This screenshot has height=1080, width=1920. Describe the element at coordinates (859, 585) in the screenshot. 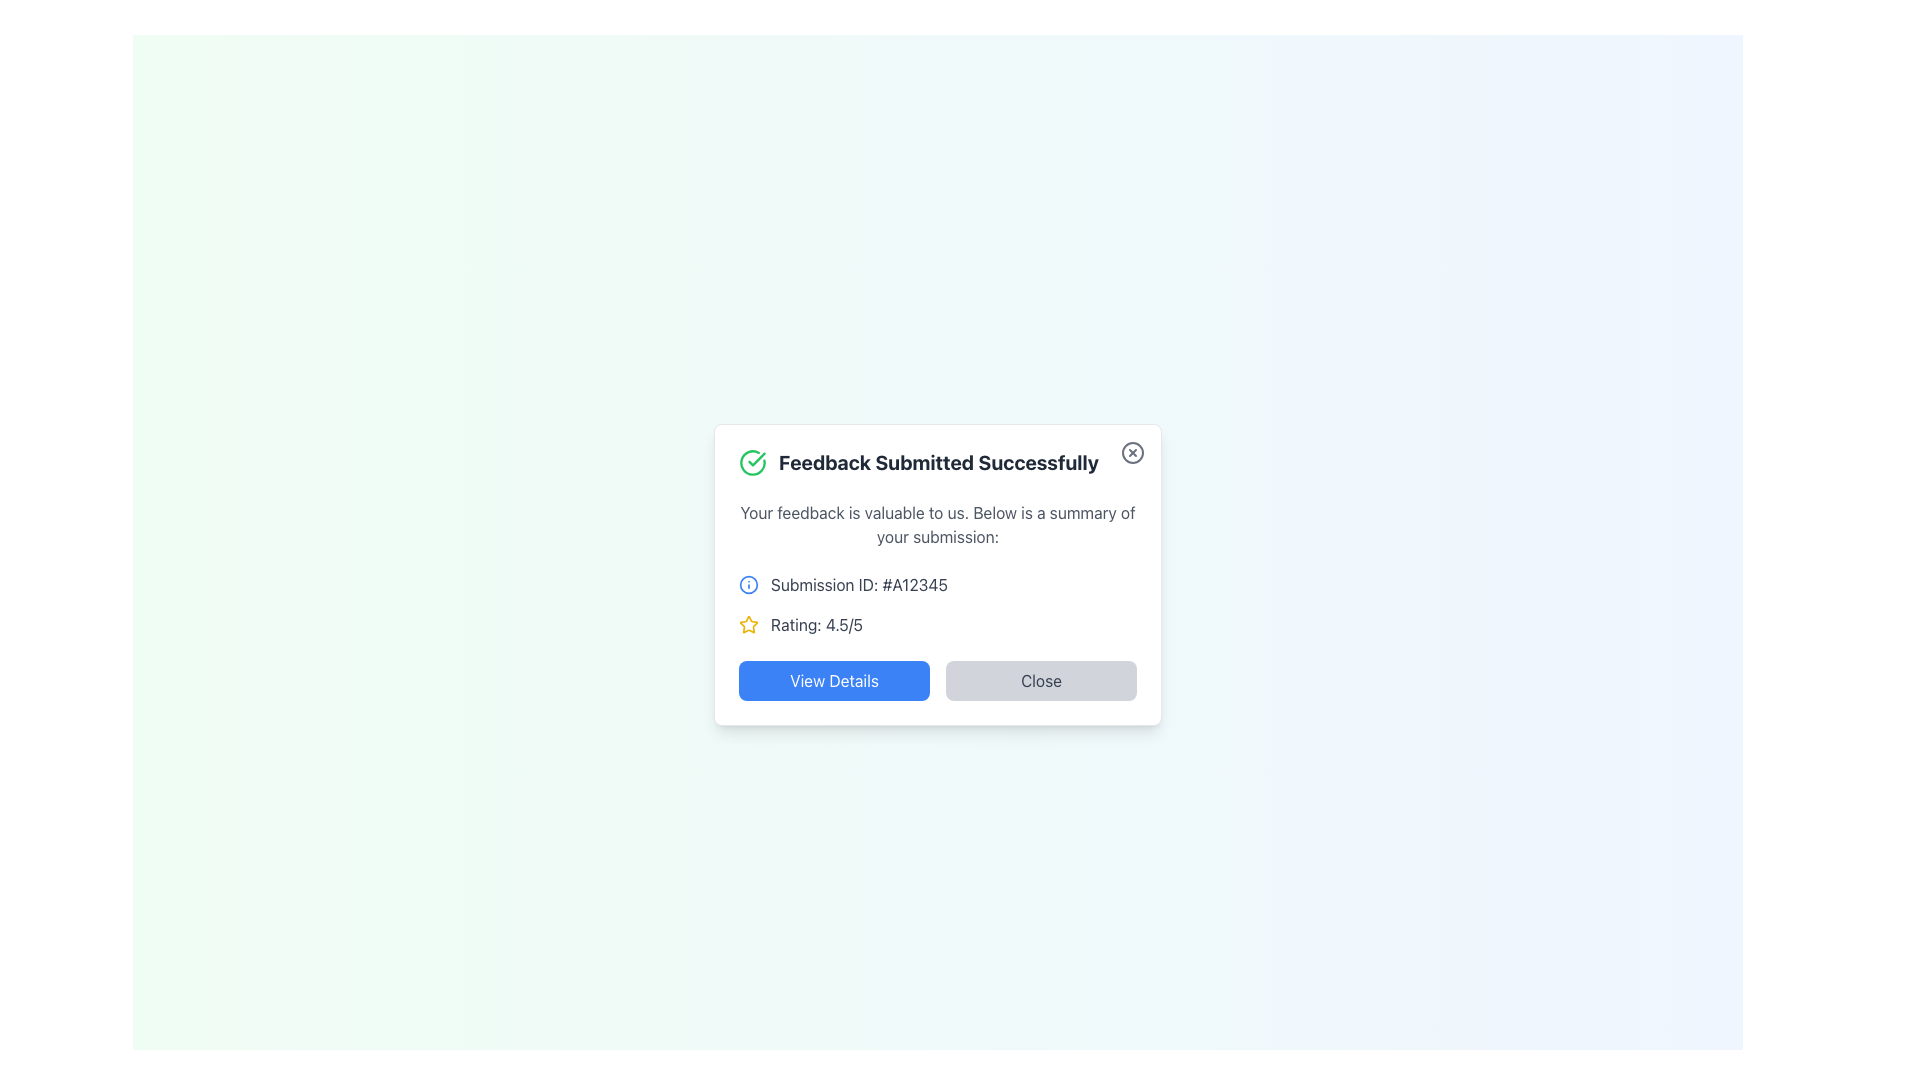

I see `the static text label that displays the submission identifier, located in the informational section of the feedback dialog, to the right of the information symbol` at that location.